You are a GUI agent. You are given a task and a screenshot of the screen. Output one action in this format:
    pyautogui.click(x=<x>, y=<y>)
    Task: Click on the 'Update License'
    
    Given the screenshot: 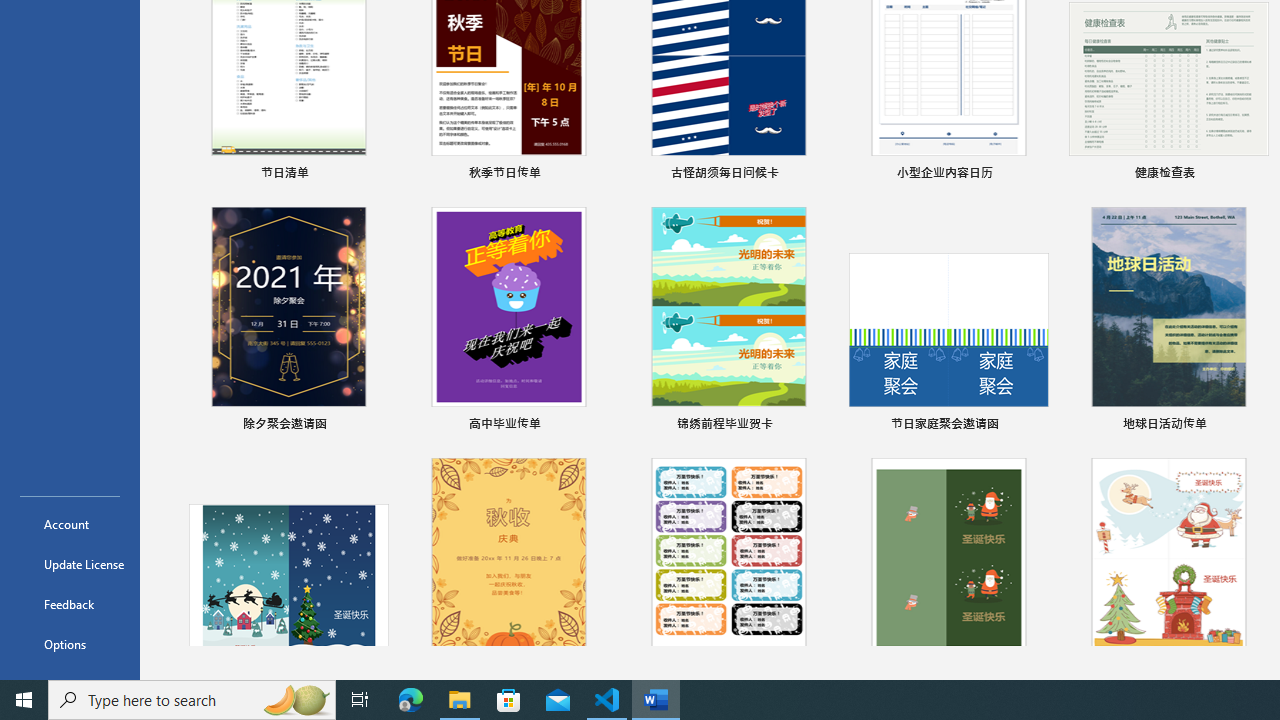 What is the action you would take?
    pyautogui.click(x=69, y=564)
    